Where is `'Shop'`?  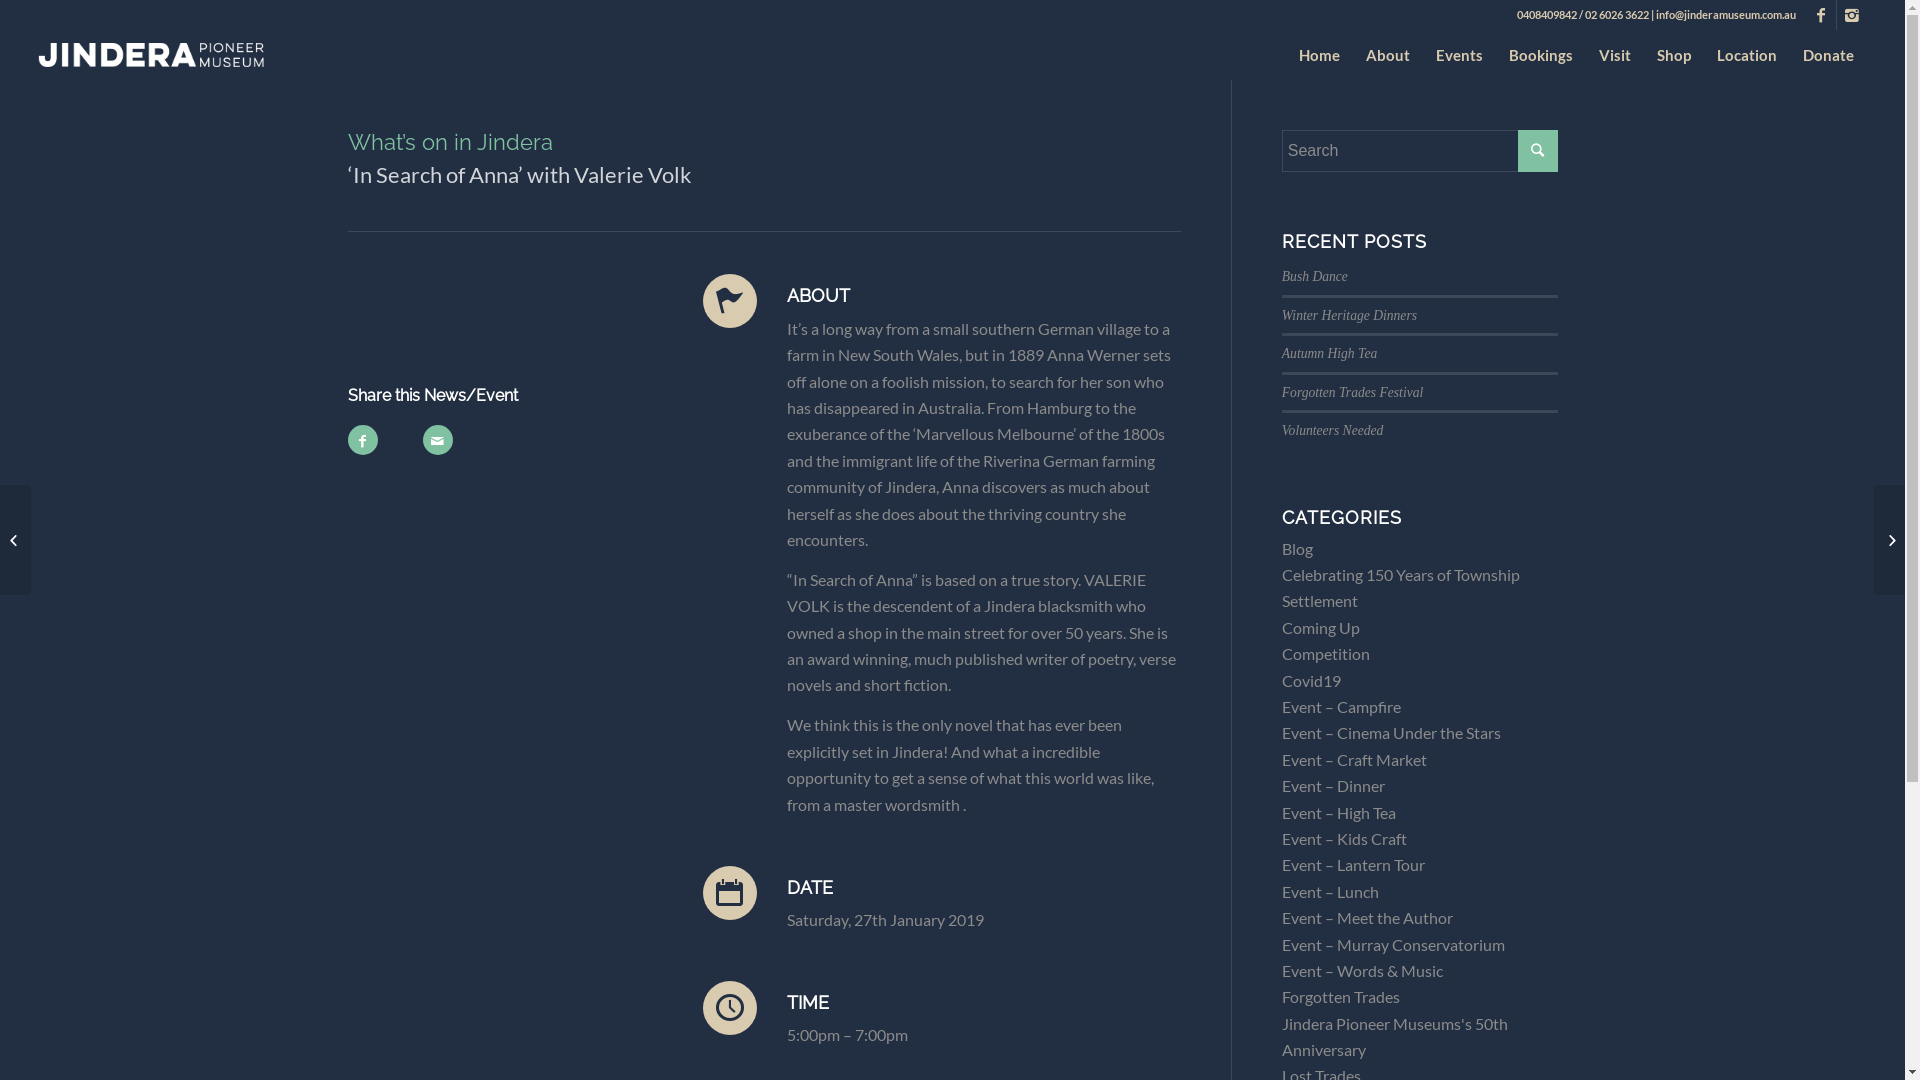 'Shop' is located at coordinates (1674, 53).